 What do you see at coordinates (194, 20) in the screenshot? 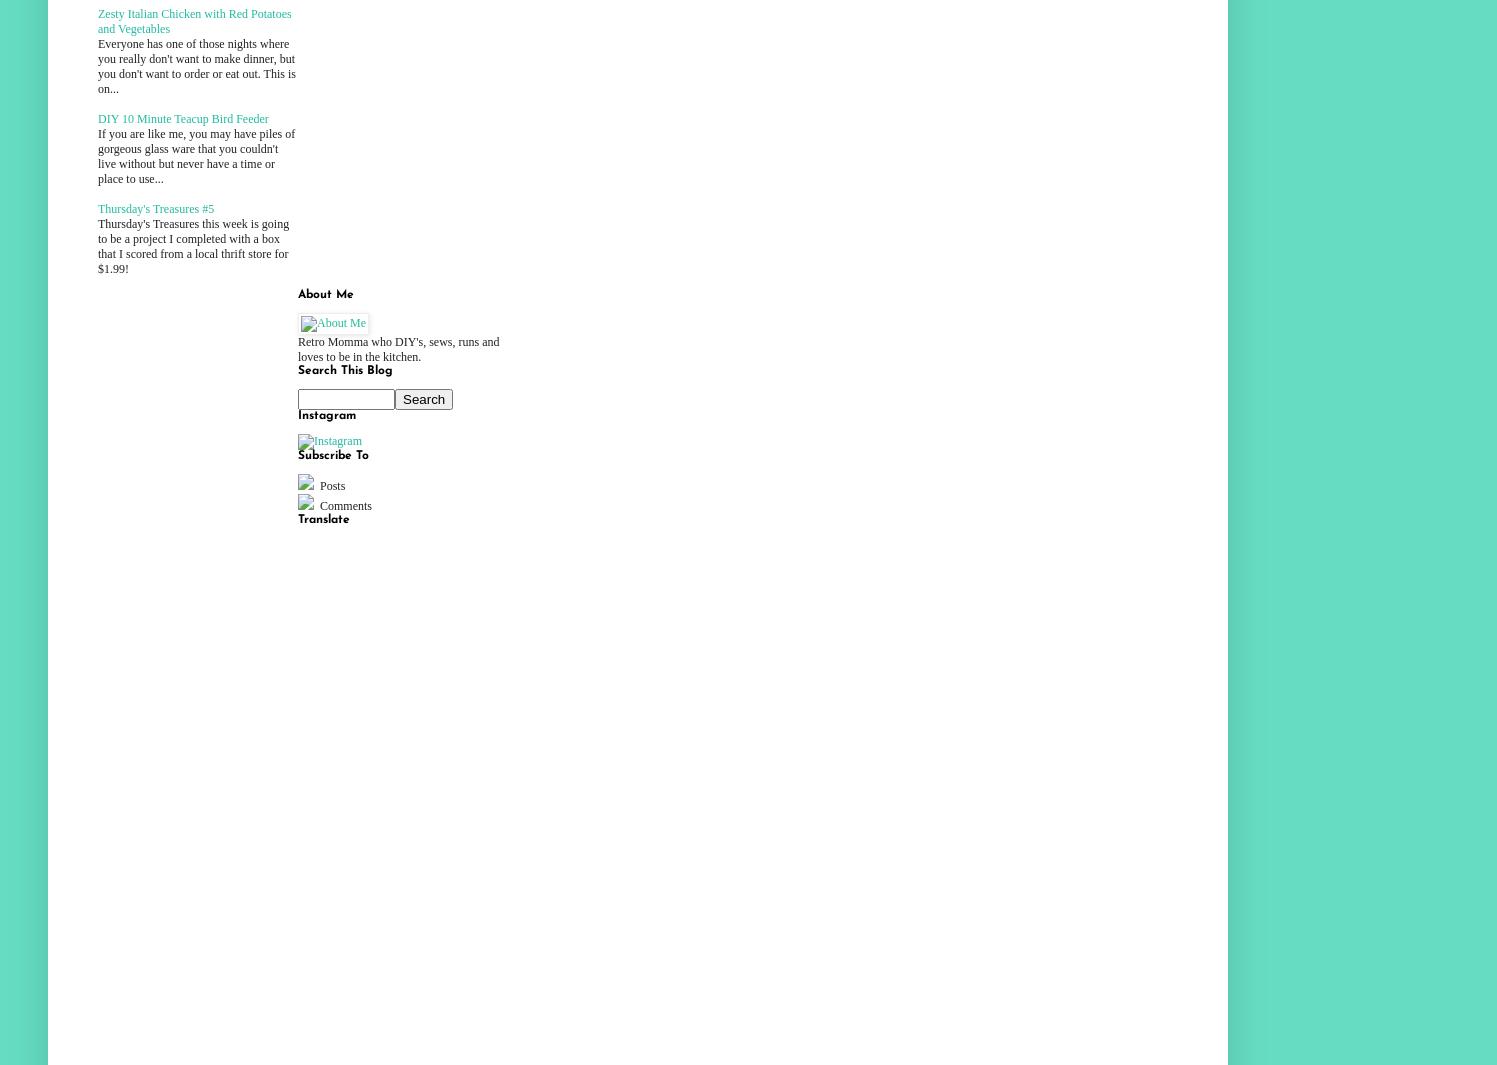
I see `'Zesty Italian Chicken with Red Potatoes and Vegetables'` at bounding box center [194, 20].